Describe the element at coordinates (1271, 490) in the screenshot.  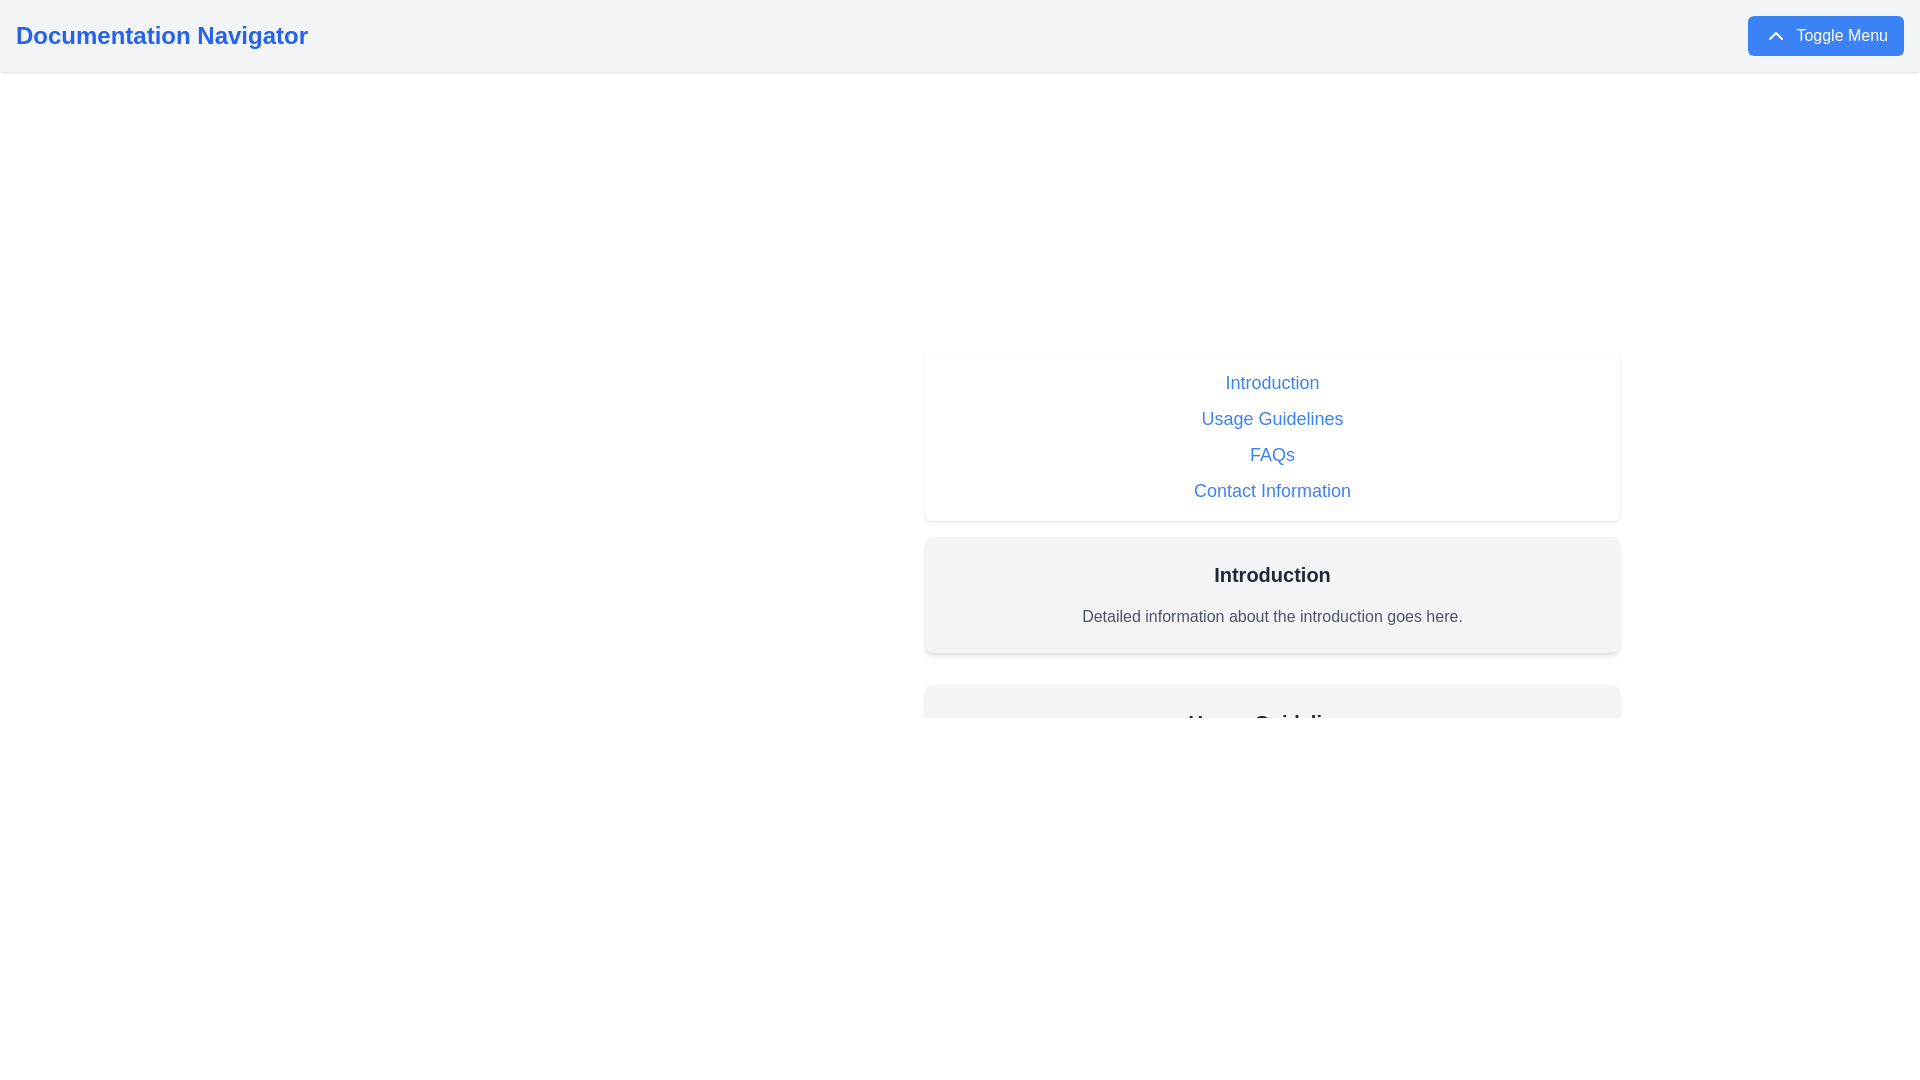
I see `the hyperlinked text labeled 'Contact Information'` at that location.